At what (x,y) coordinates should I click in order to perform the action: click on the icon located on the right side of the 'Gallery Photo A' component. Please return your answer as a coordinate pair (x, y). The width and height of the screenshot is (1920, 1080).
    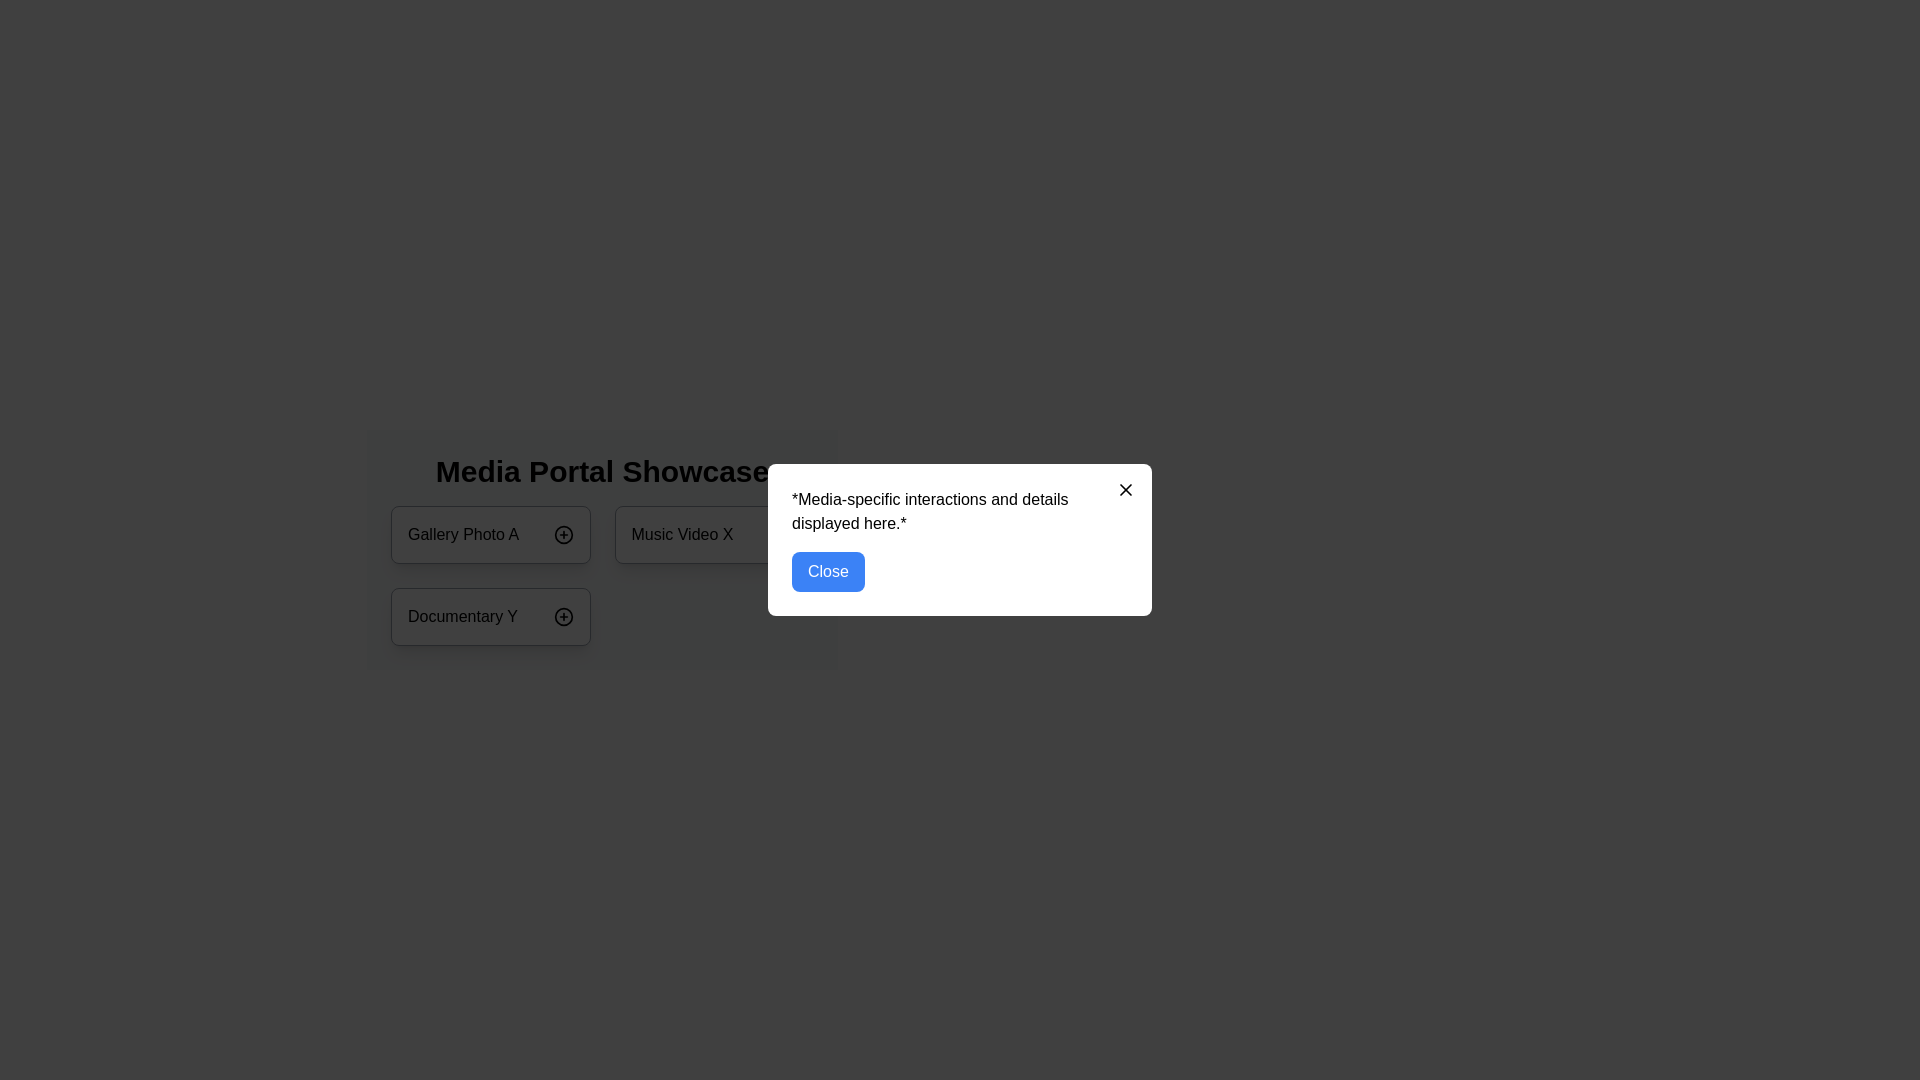
    Looking at the image, I should click on (562, 534).